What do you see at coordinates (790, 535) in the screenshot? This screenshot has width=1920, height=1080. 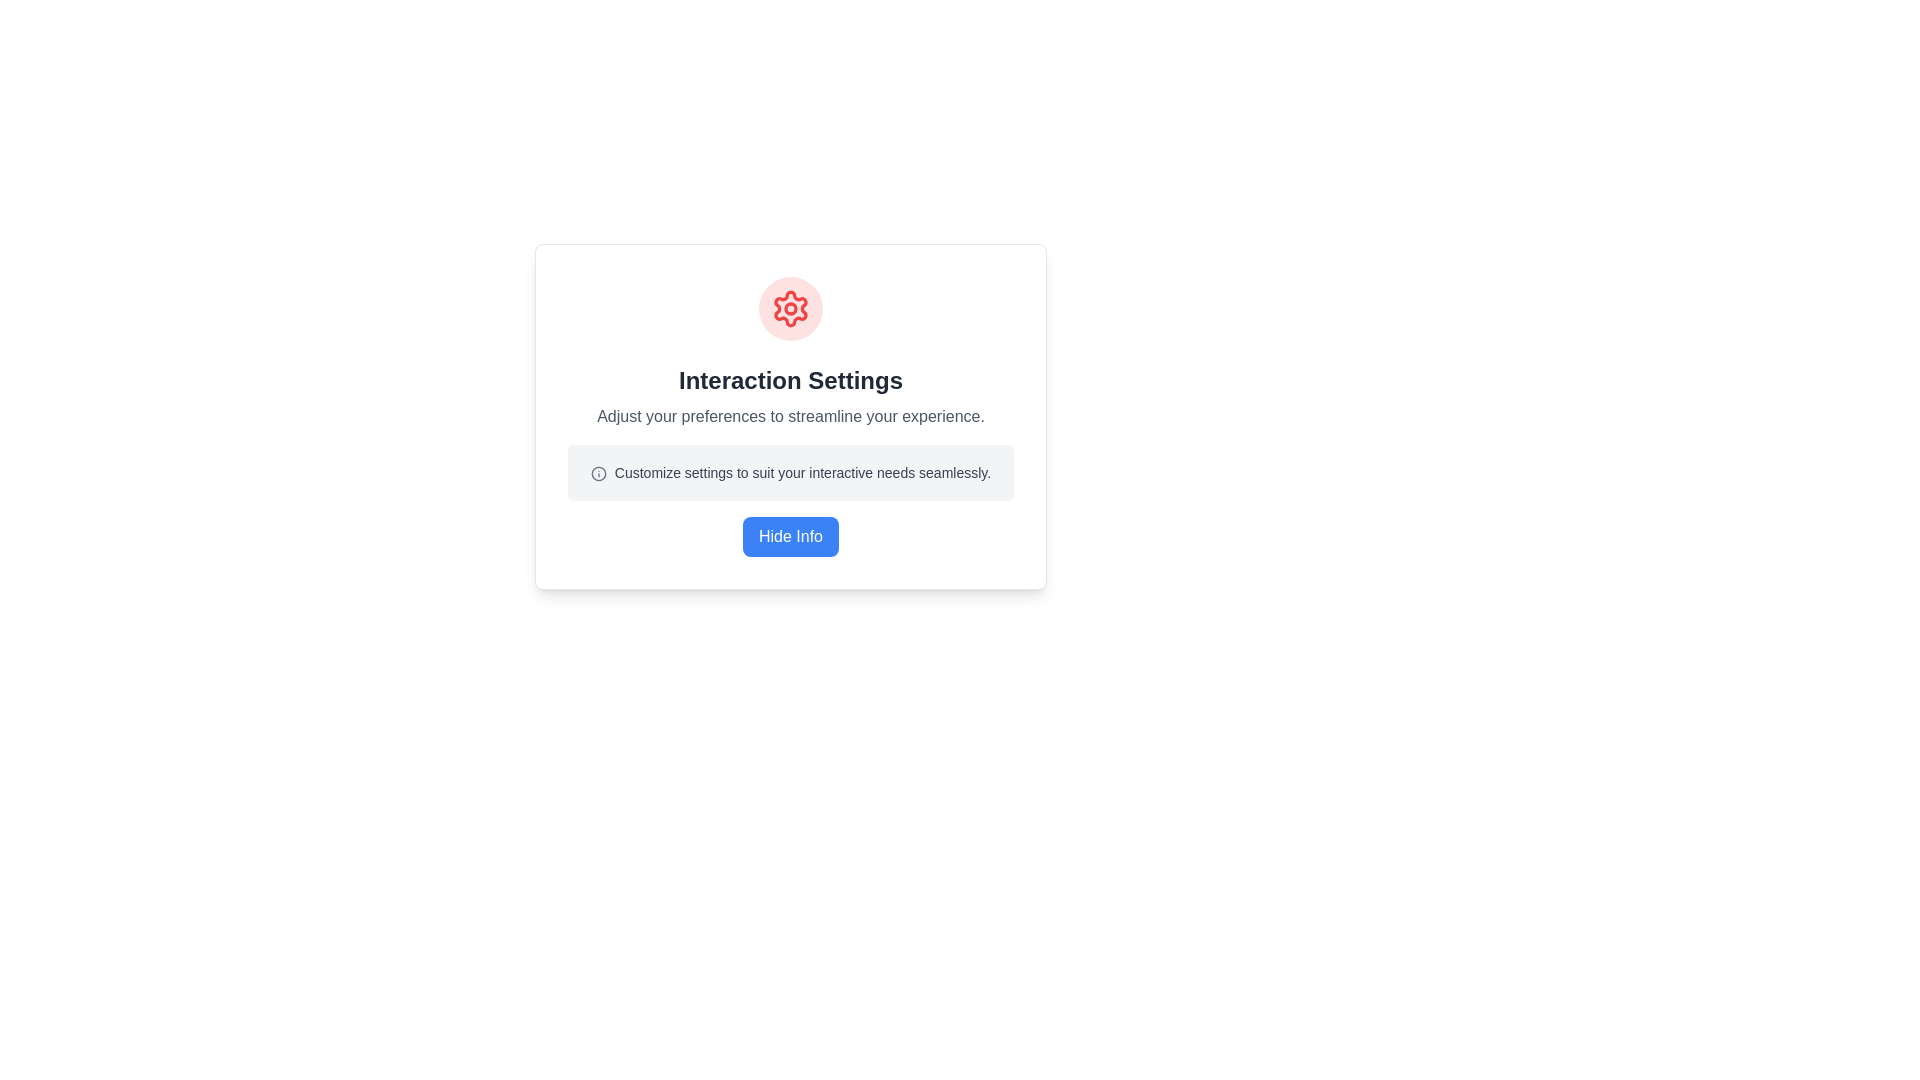 I see `the rectangular button with a blue background and white text displaying 'Hide Info' located at the bottom center of the 'Interaction Settings' card` at bounding box center [790, 535].